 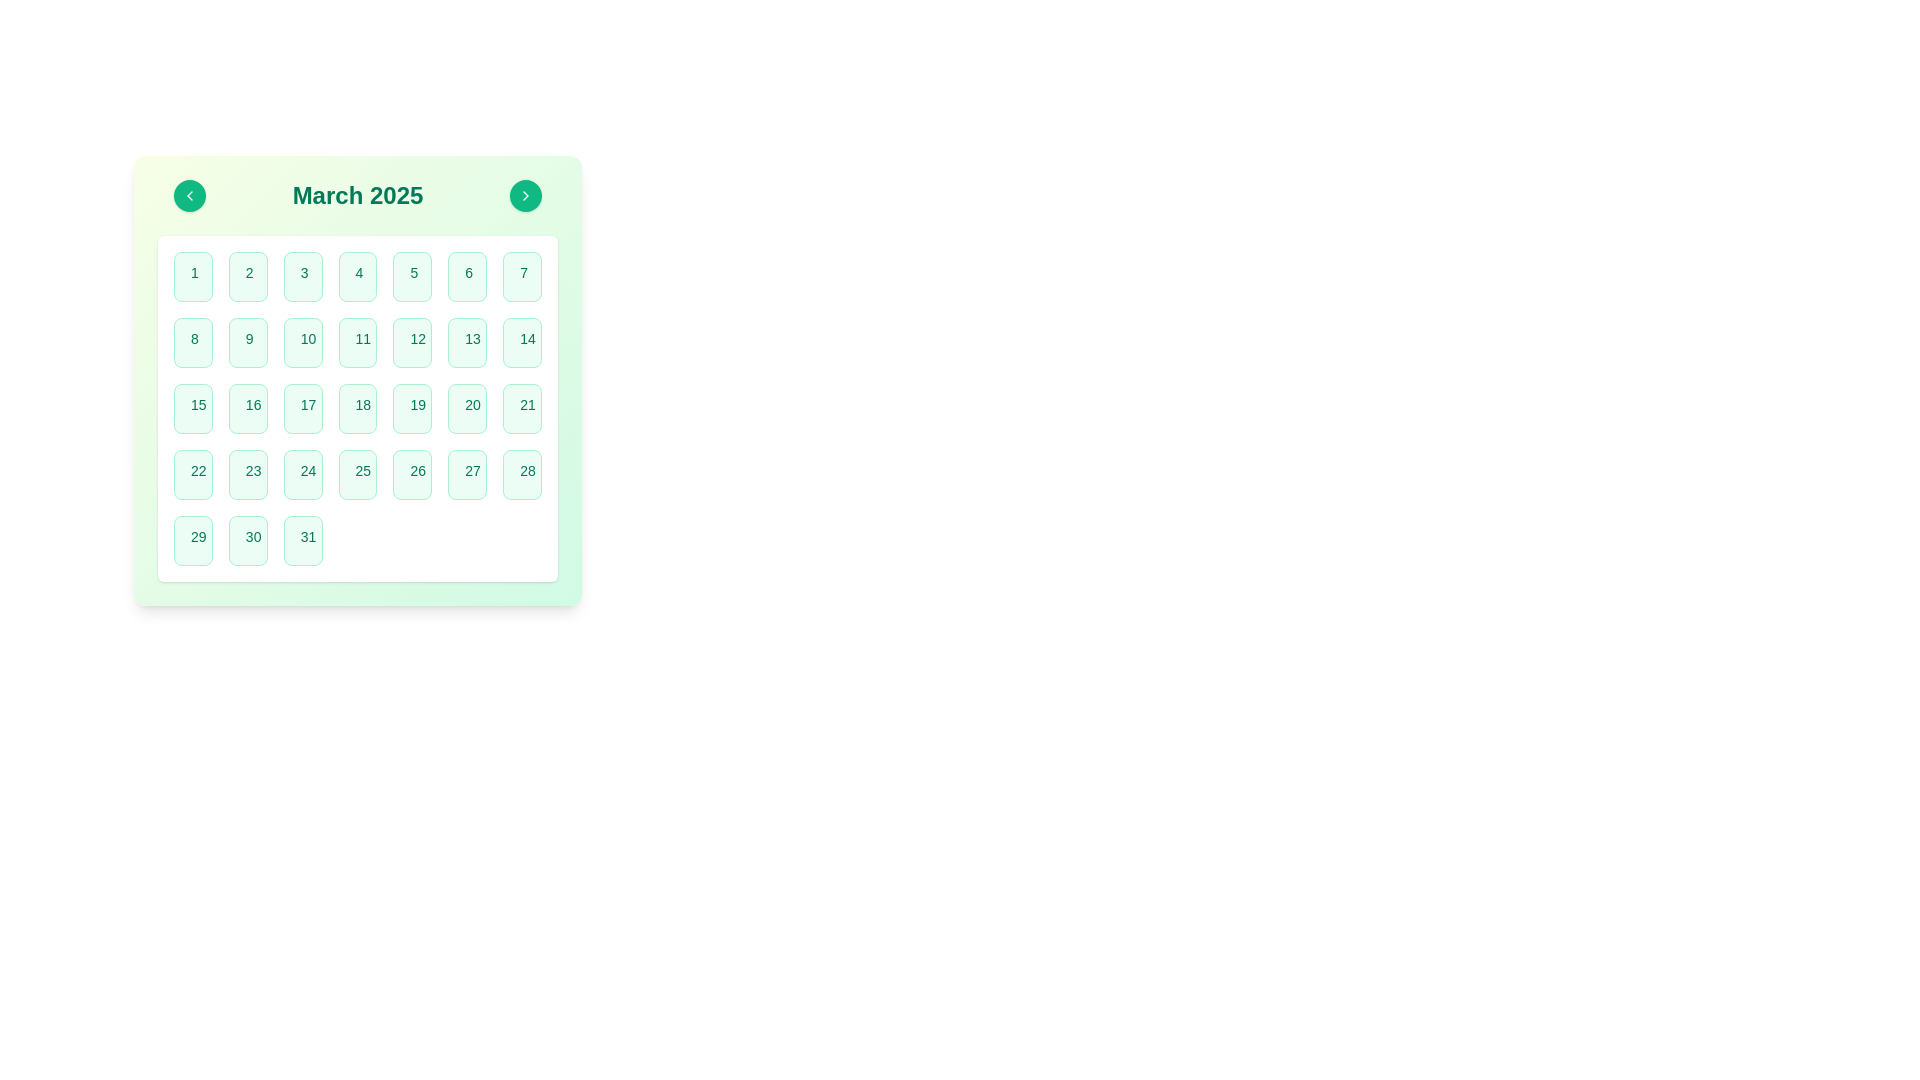 I want to click on the button that navigates to the next month in the calendar view, located in the header section next to 'March 2025', so click(x=526, y=196).